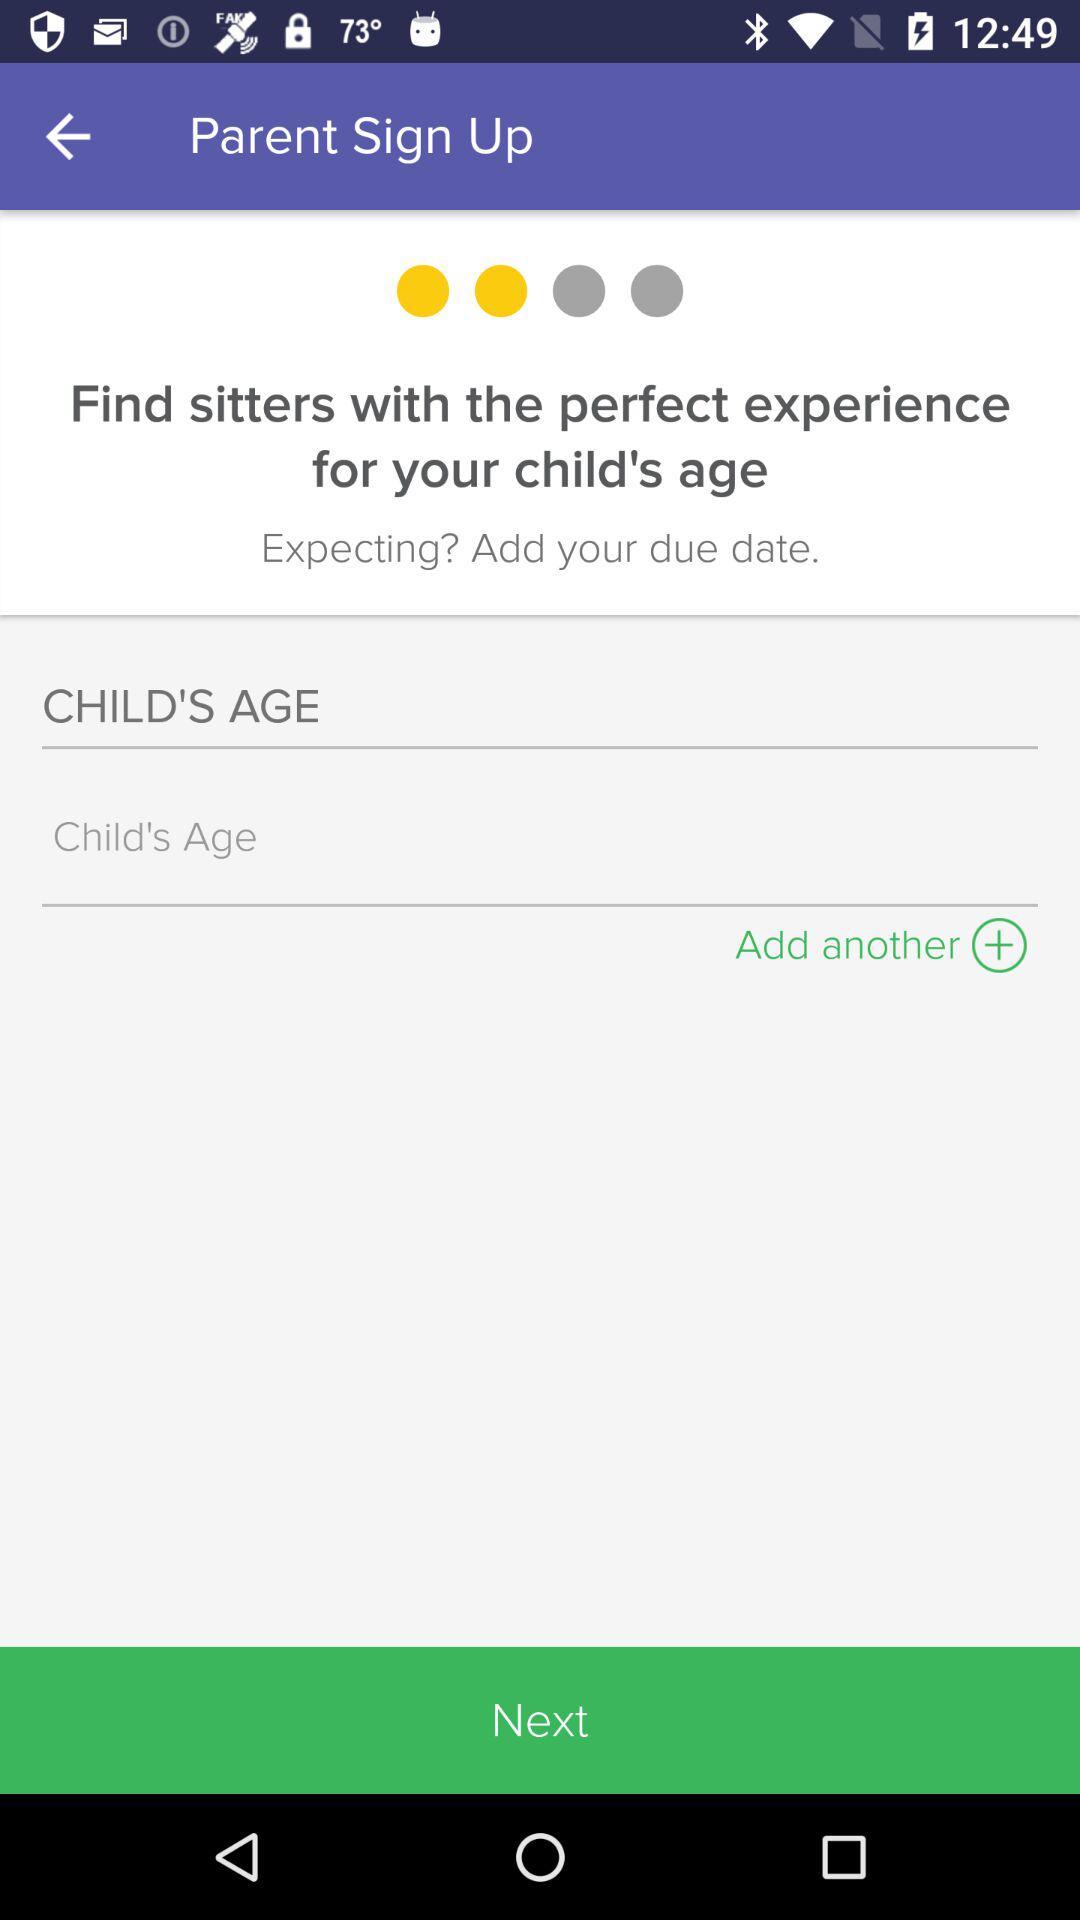  I want to click on search box, so click(545, 836).